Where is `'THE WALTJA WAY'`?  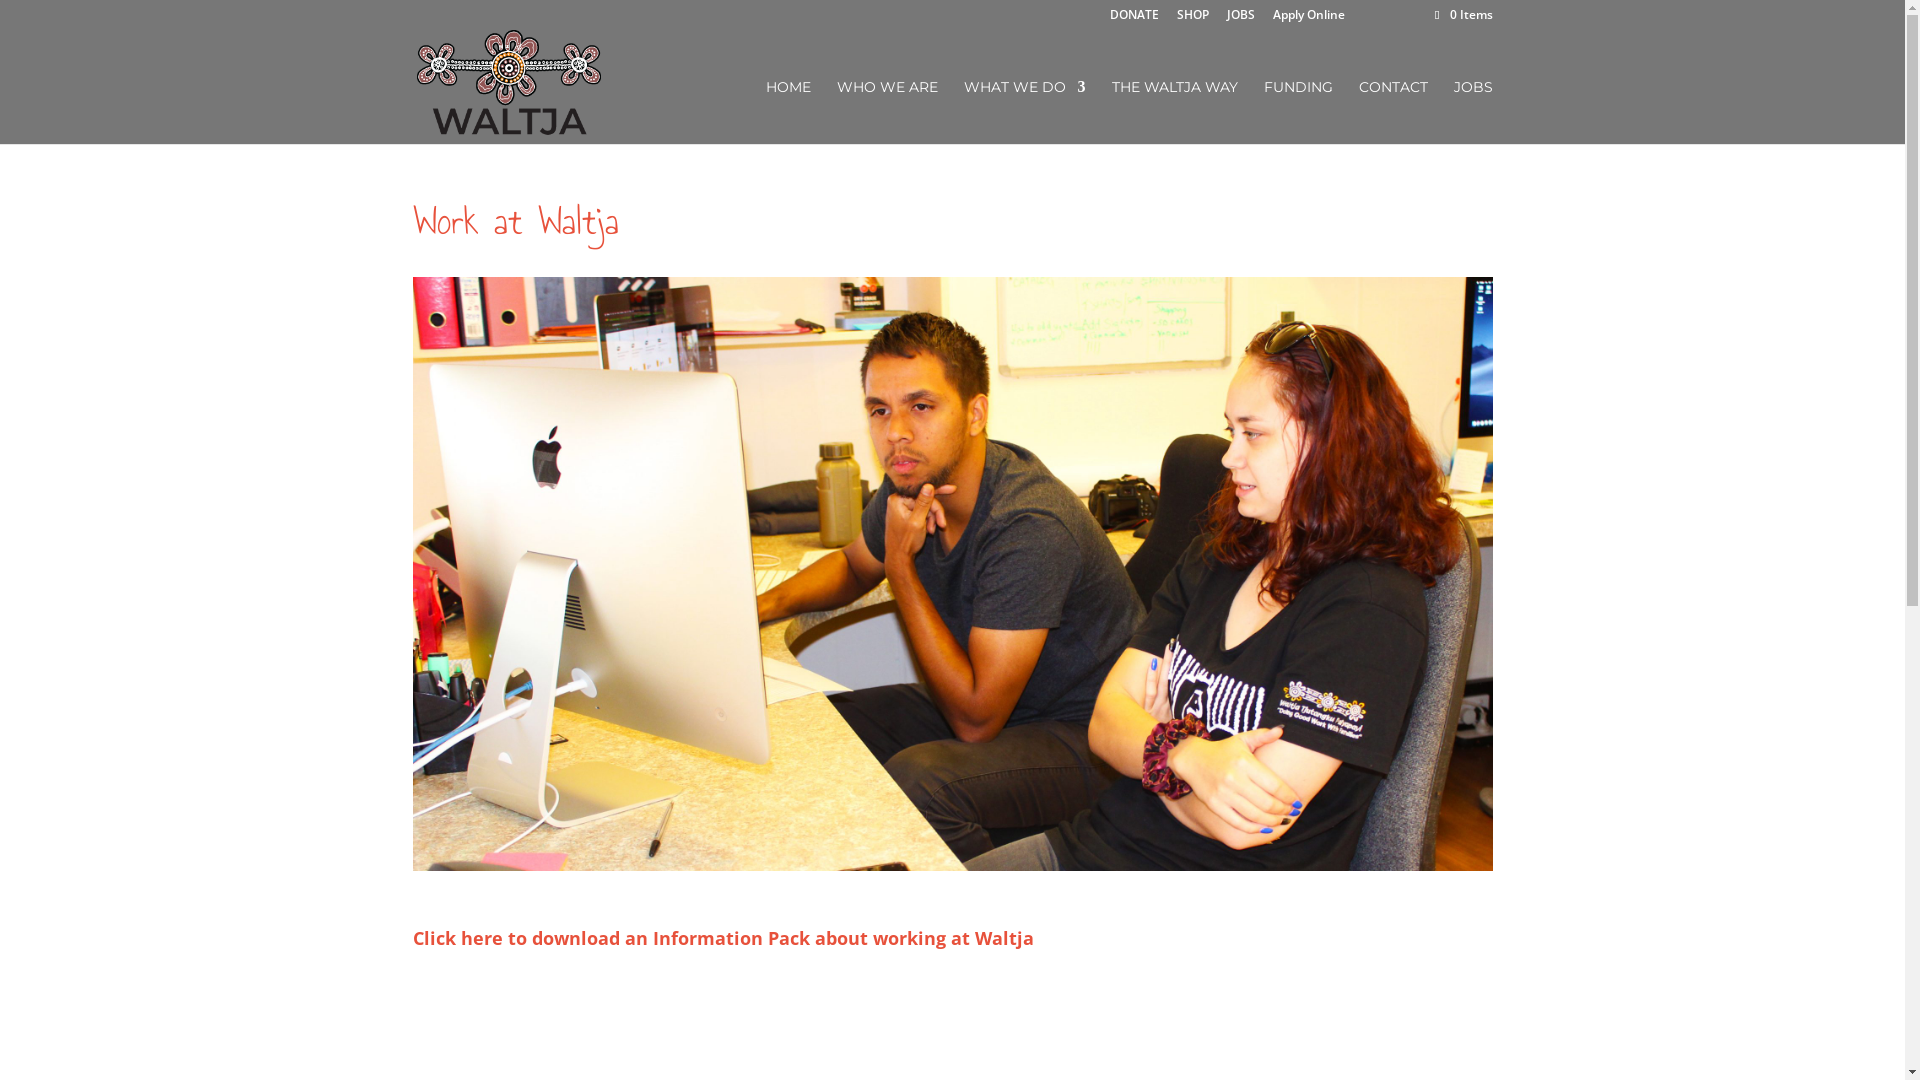
'THE WALTJA WAY' is located at coordinates (1175, 111).